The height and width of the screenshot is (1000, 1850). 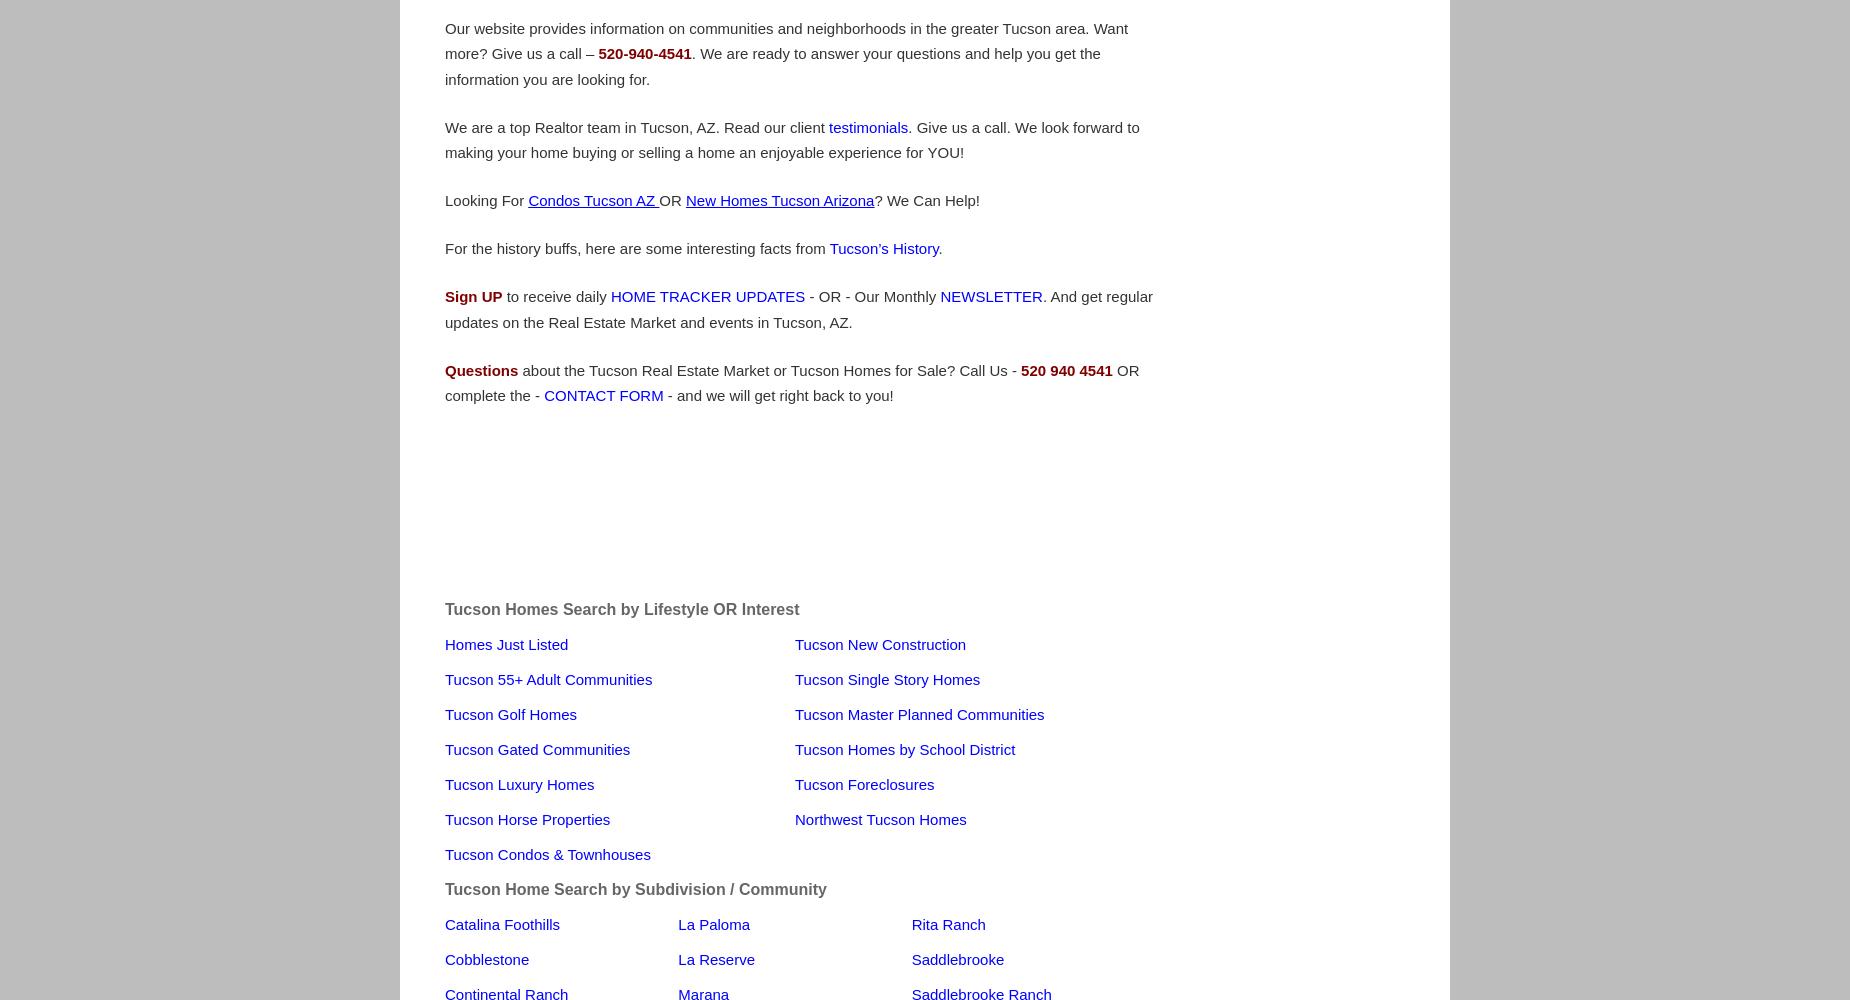 What do you see at coordinates (537, 747) in the screenshot?
I see `'Tucson Gated Communities'` at bounding box center [537, 747].